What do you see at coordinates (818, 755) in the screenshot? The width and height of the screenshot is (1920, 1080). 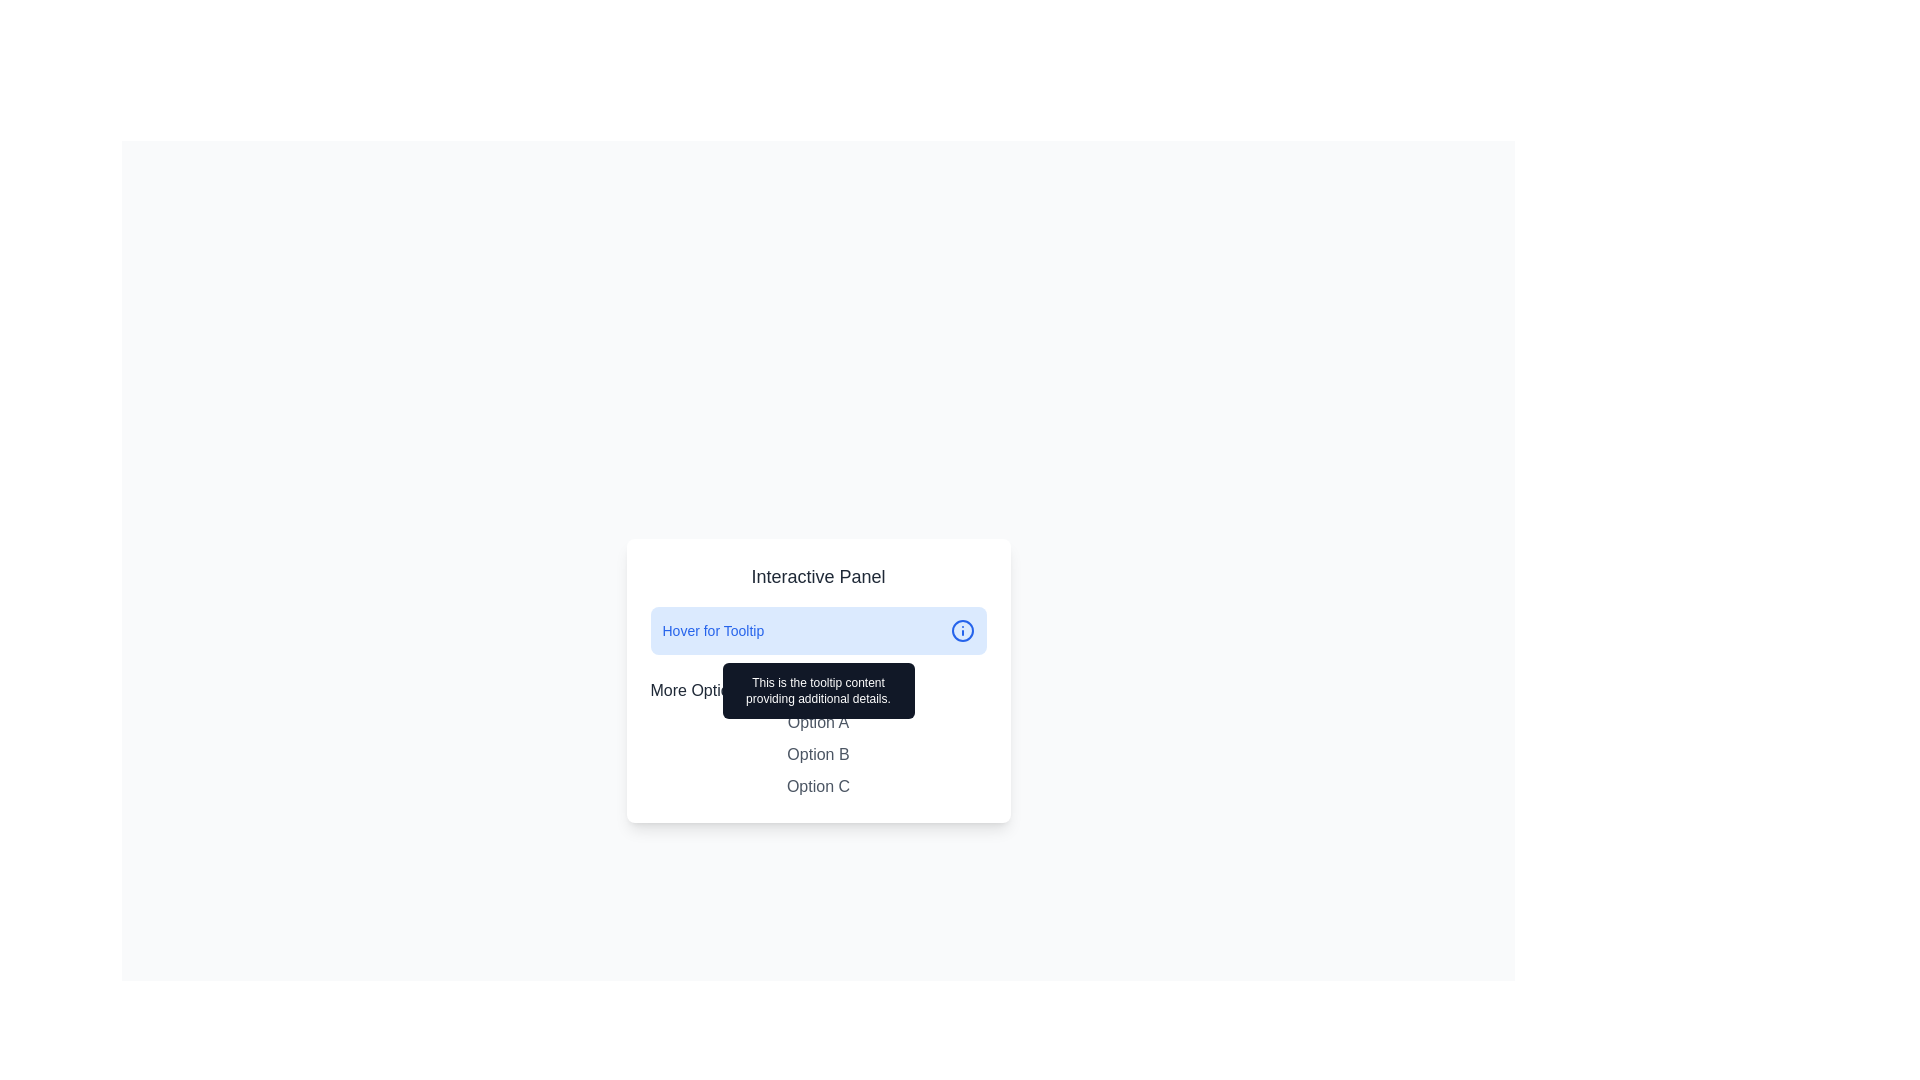 I see `the text group containing the options 'Option A', 'Option B', and 'Option C' that is located below the 'More Options' title` at bounding box center [818, 755].